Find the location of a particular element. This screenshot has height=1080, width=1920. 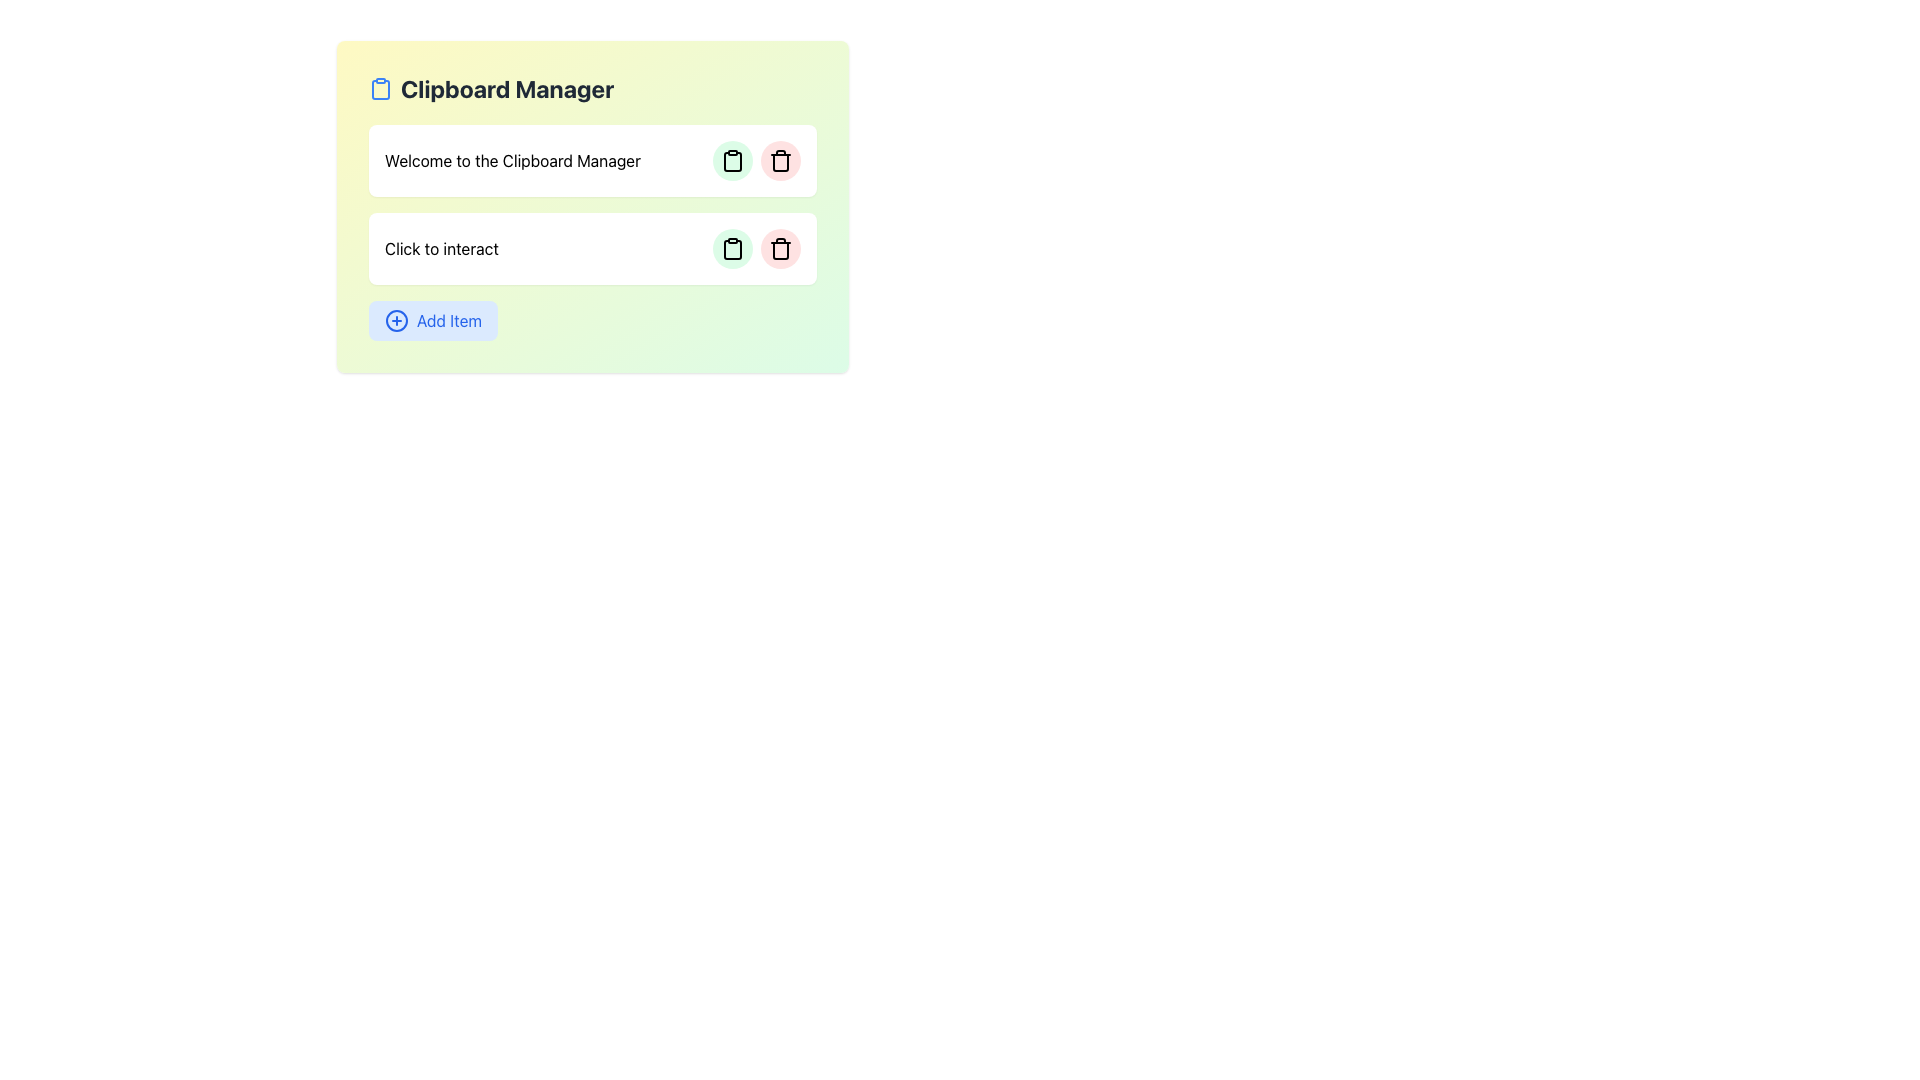

the delete button is located at coordinates (780, 248).